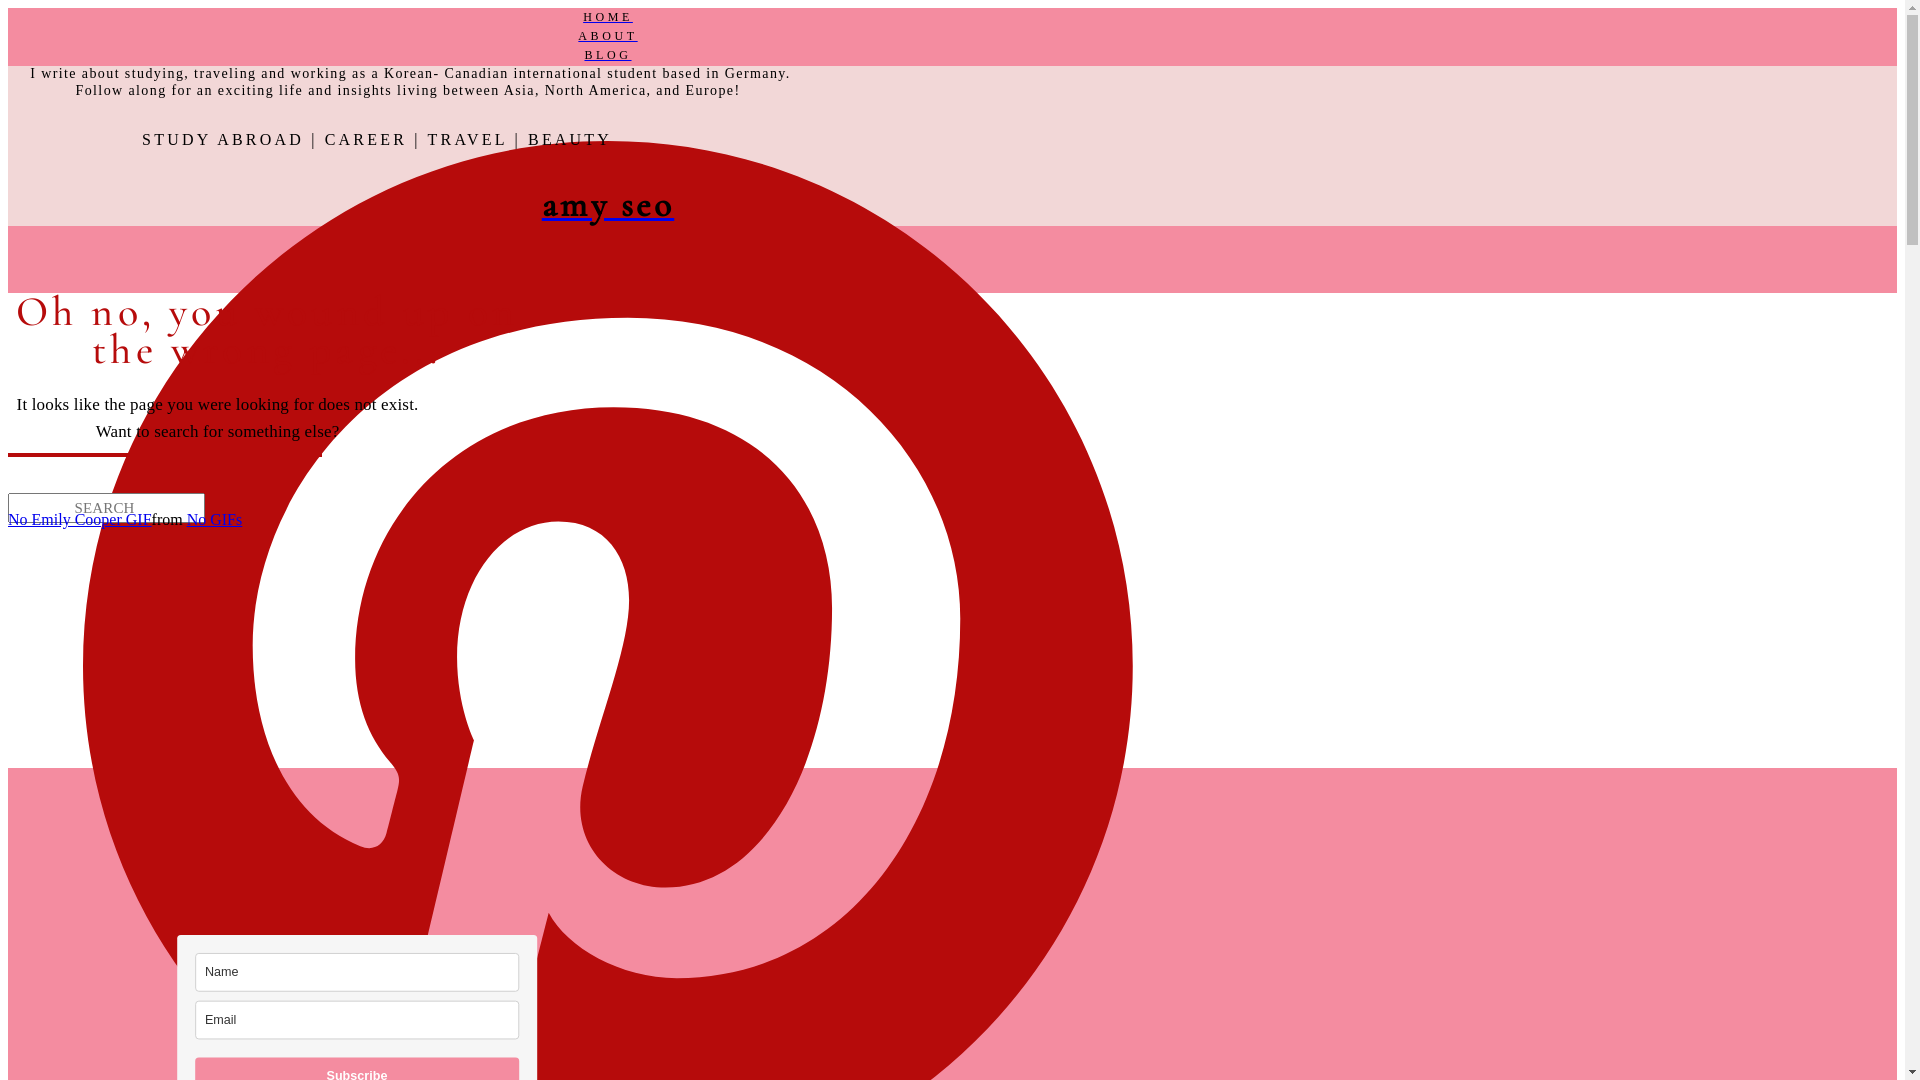 The height and width of the screenshot is (1080, 1920). What do you see at coordinates (607, 204) in the screenshot?
I see `'amy seo'` at bounding box center [607, 204].